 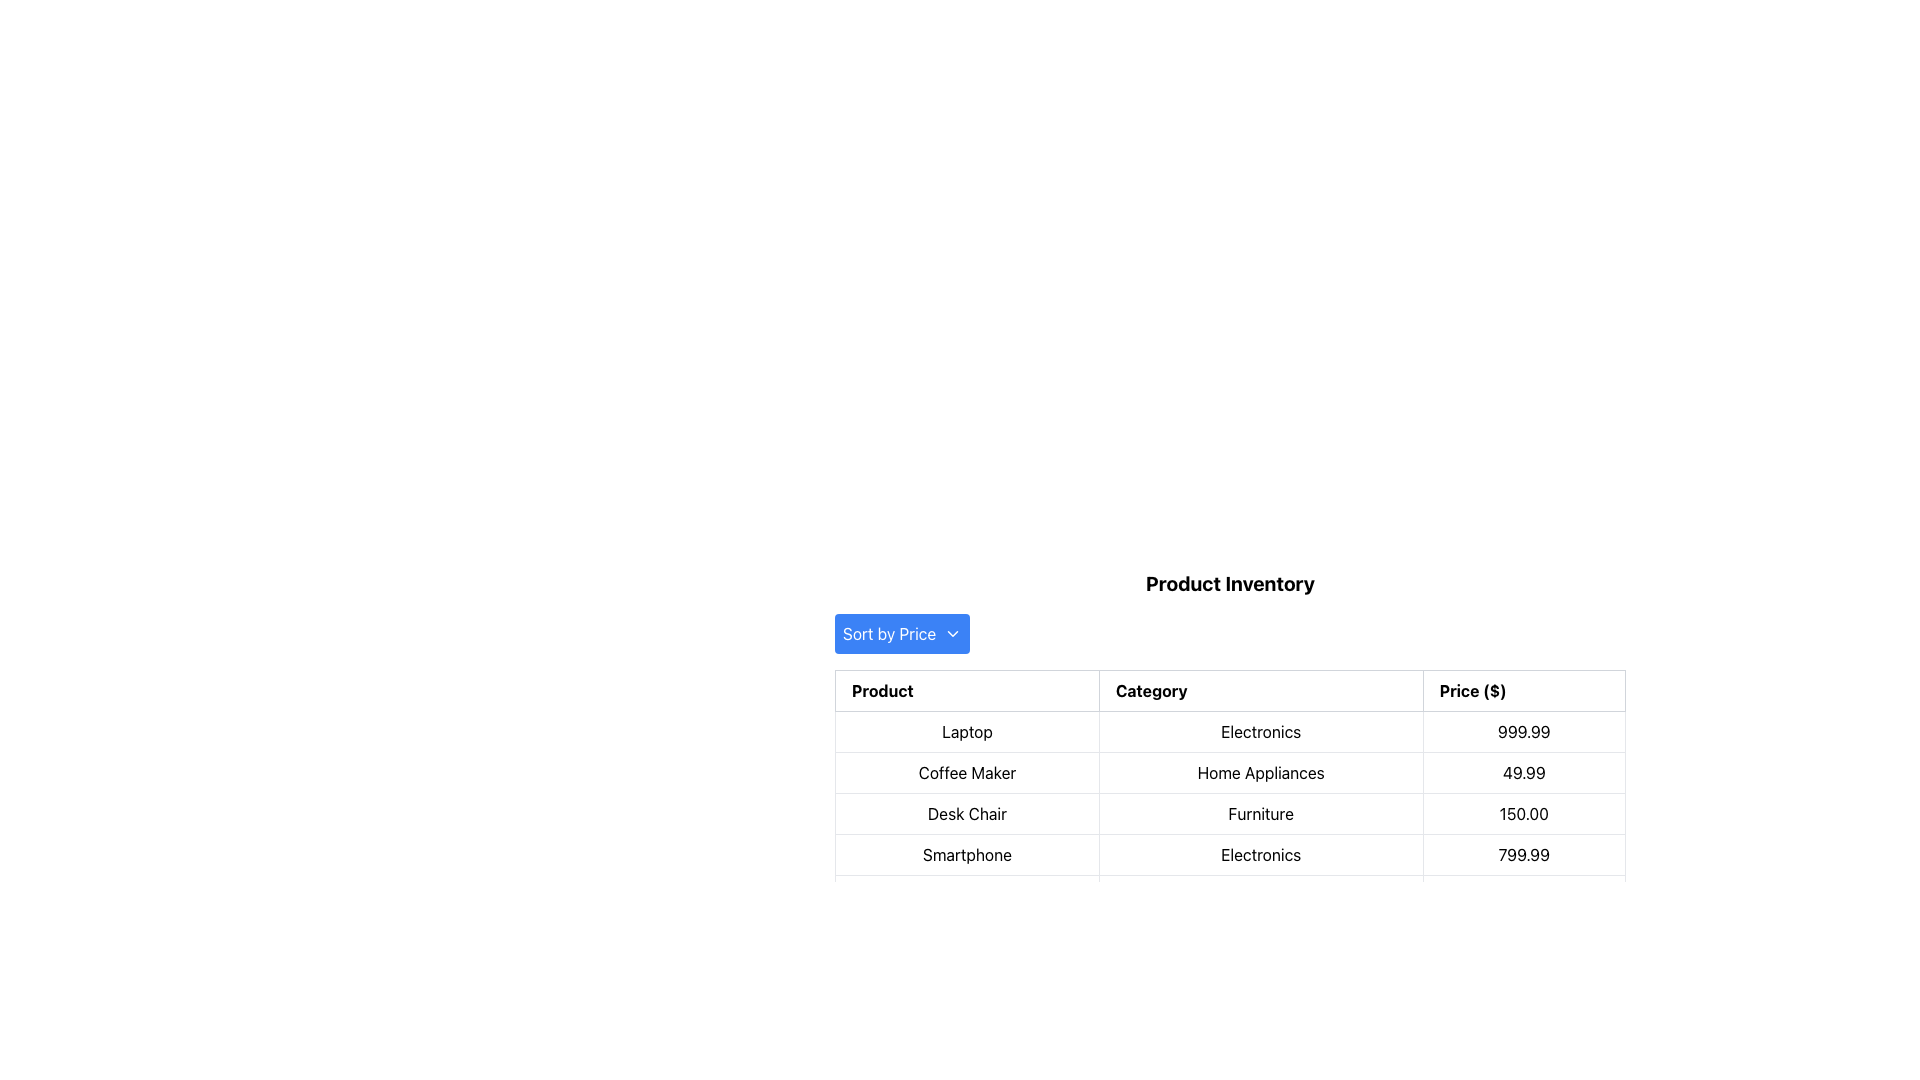 I want to click on the table cell containing the text '150.00' in the third row under the 'Price ($)' column, which is the last cell in the row for the product 'Desk Chair', so click(x=1523, y=813).